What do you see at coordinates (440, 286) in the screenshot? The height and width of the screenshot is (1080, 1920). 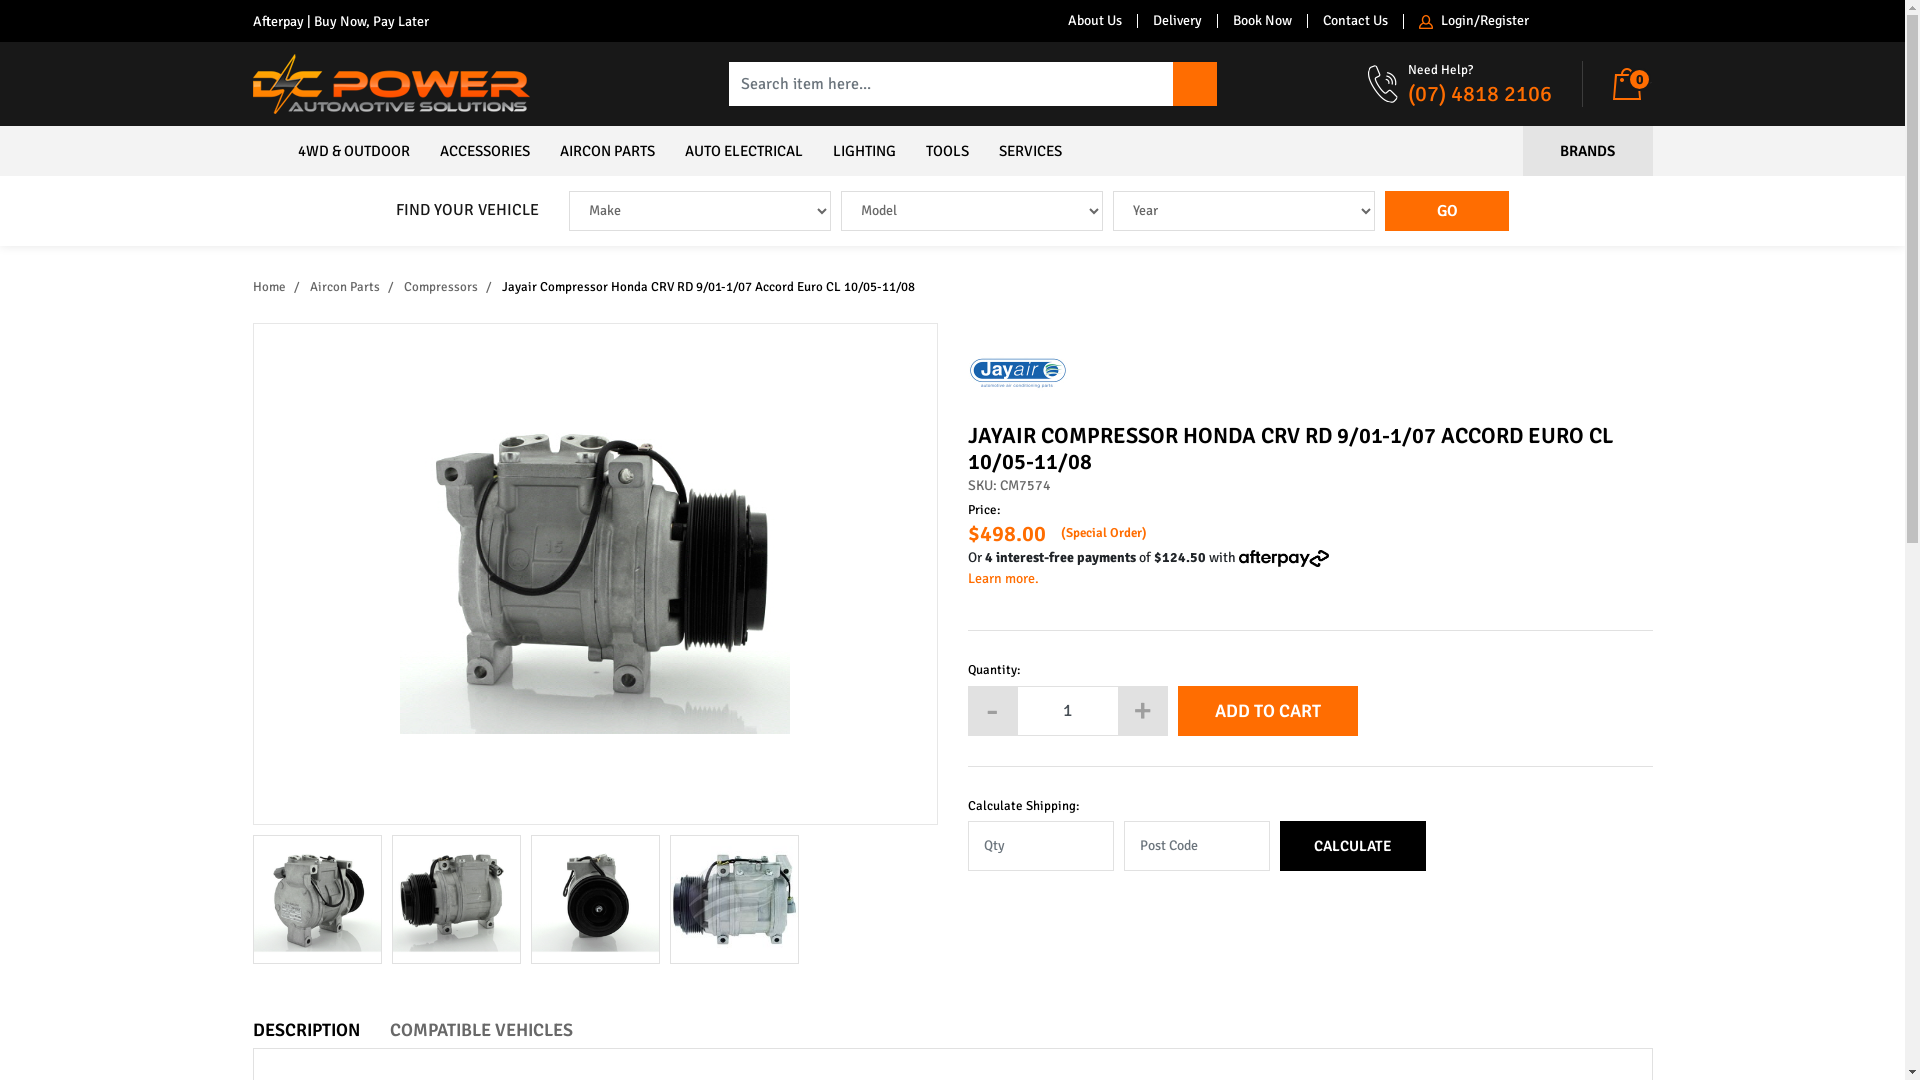 I see `'Compressors'` at bounding box center [440, 286].